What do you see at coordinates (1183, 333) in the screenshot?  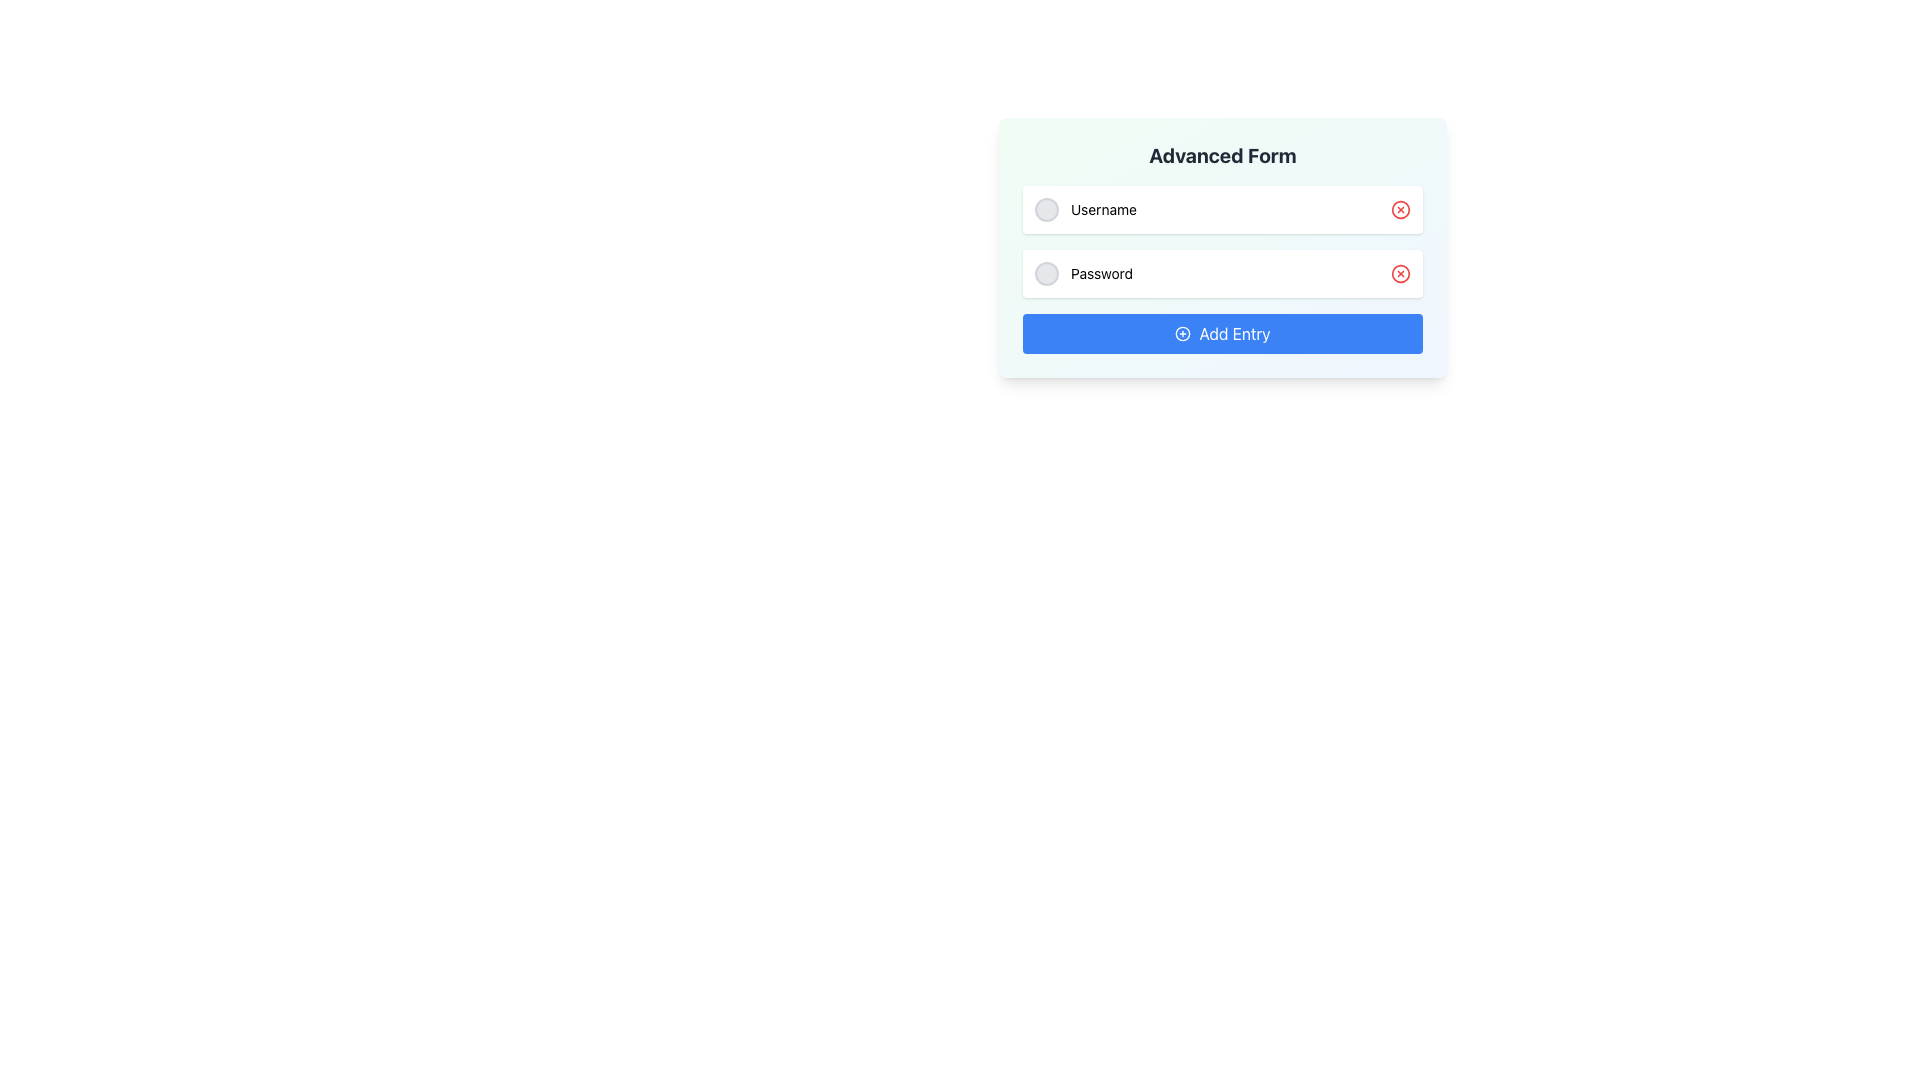 I see `the state of the circular blue icon with a '+' symbol labeled 'Add Entry' located at the center of the form` at bounding box center [1183, 333].